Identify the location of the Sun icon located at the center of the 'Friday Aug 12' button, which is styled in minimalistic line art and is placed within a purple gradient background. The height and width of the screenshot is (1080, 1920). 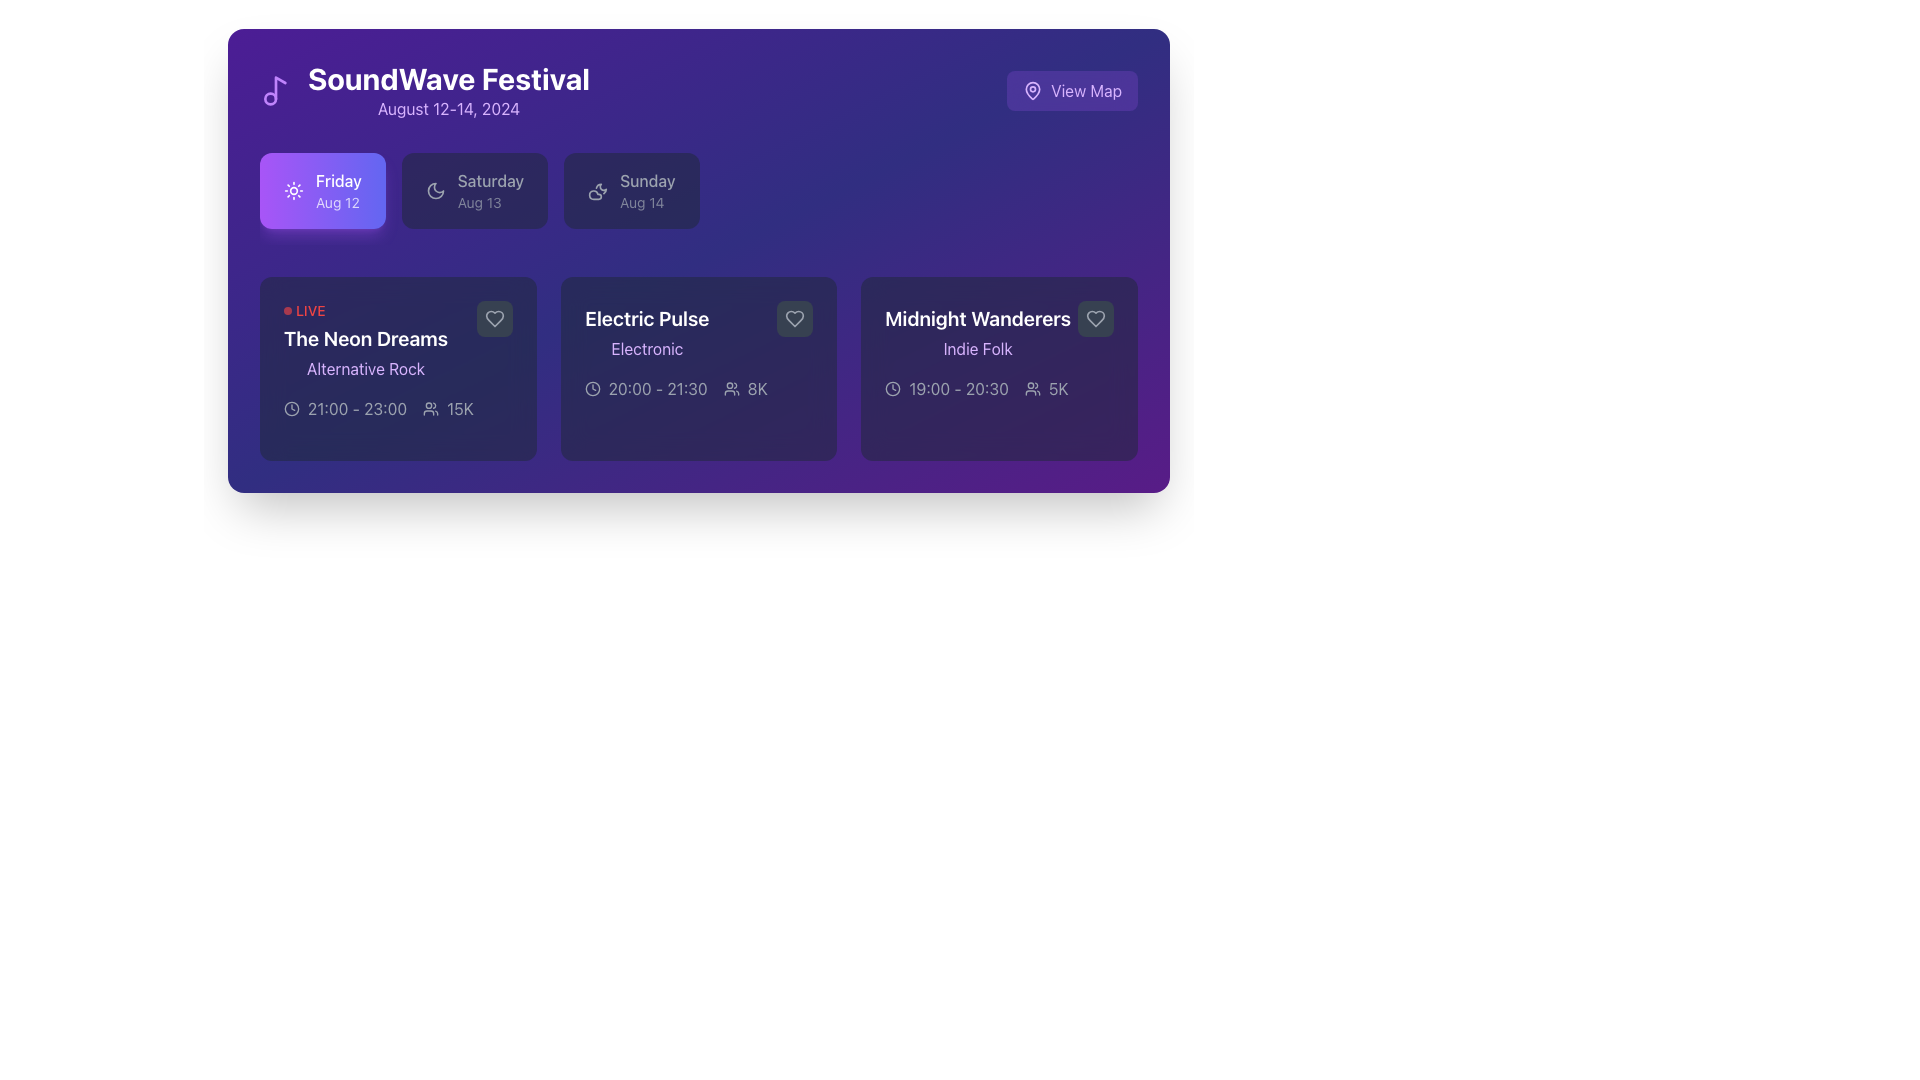
(292, 191).